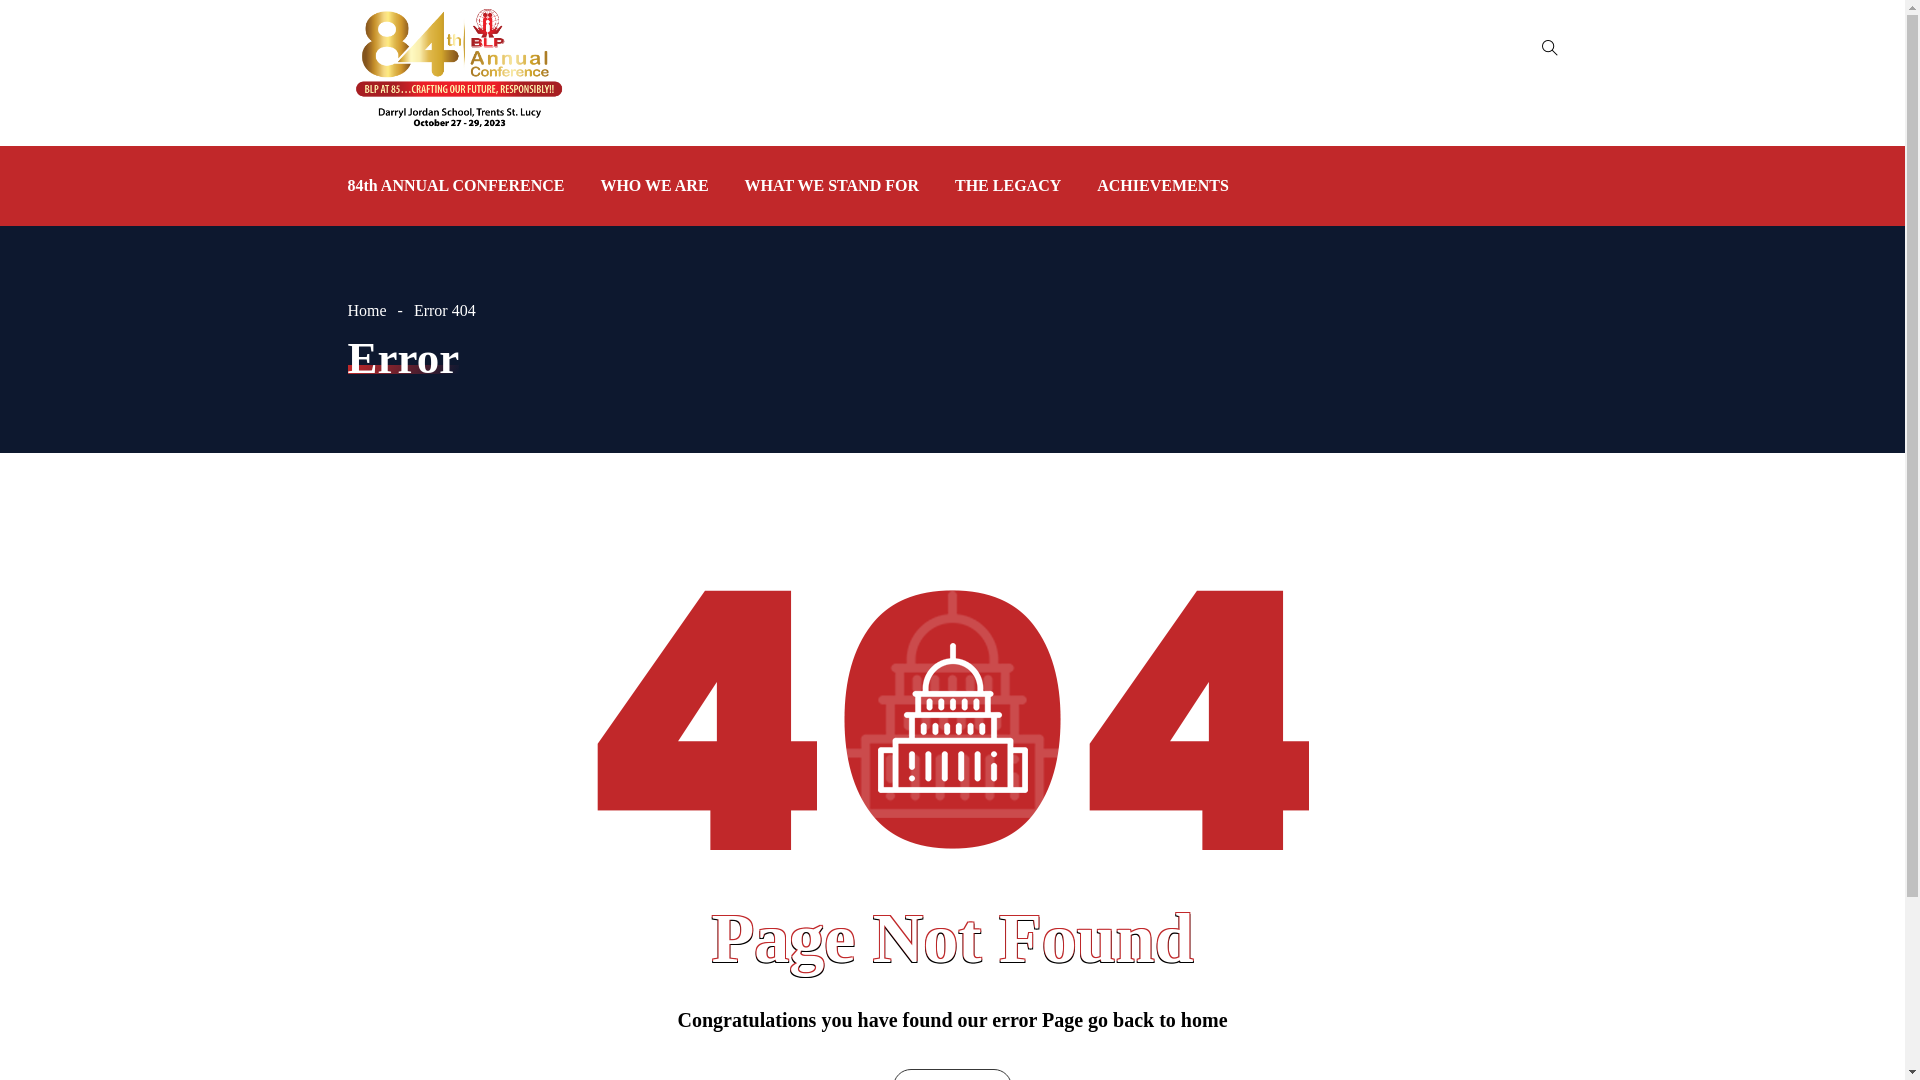 The height and width of the screenshot is (1080, 1920). What do you see at coordinates (379, 310) in the screenshot?
I see `'Home'` at bounding box center [379, 310].